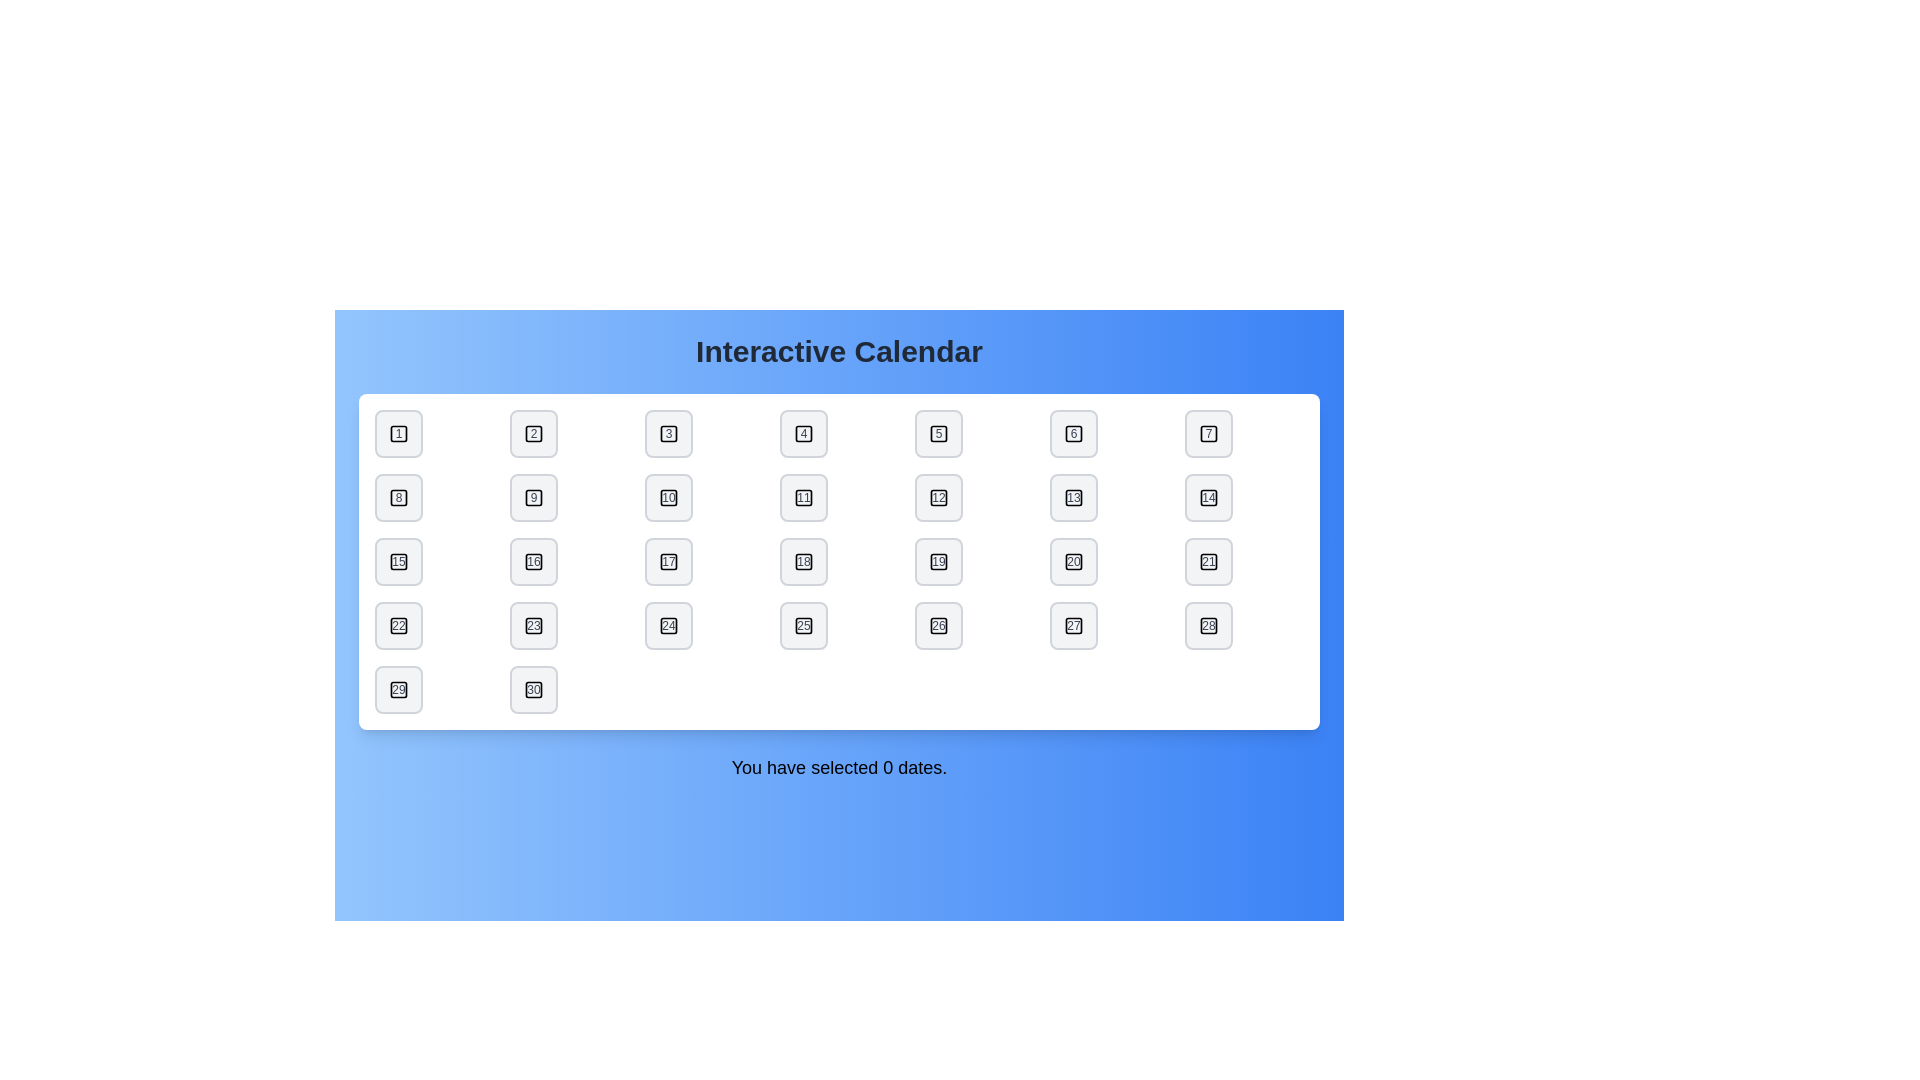 Image resolution: width=1920 pixels, height=1080 pixels. Describe the element at coordinates (804, 562) in the screenshot. I see `the date button labeled 18 to toggle its selection state` at that location.